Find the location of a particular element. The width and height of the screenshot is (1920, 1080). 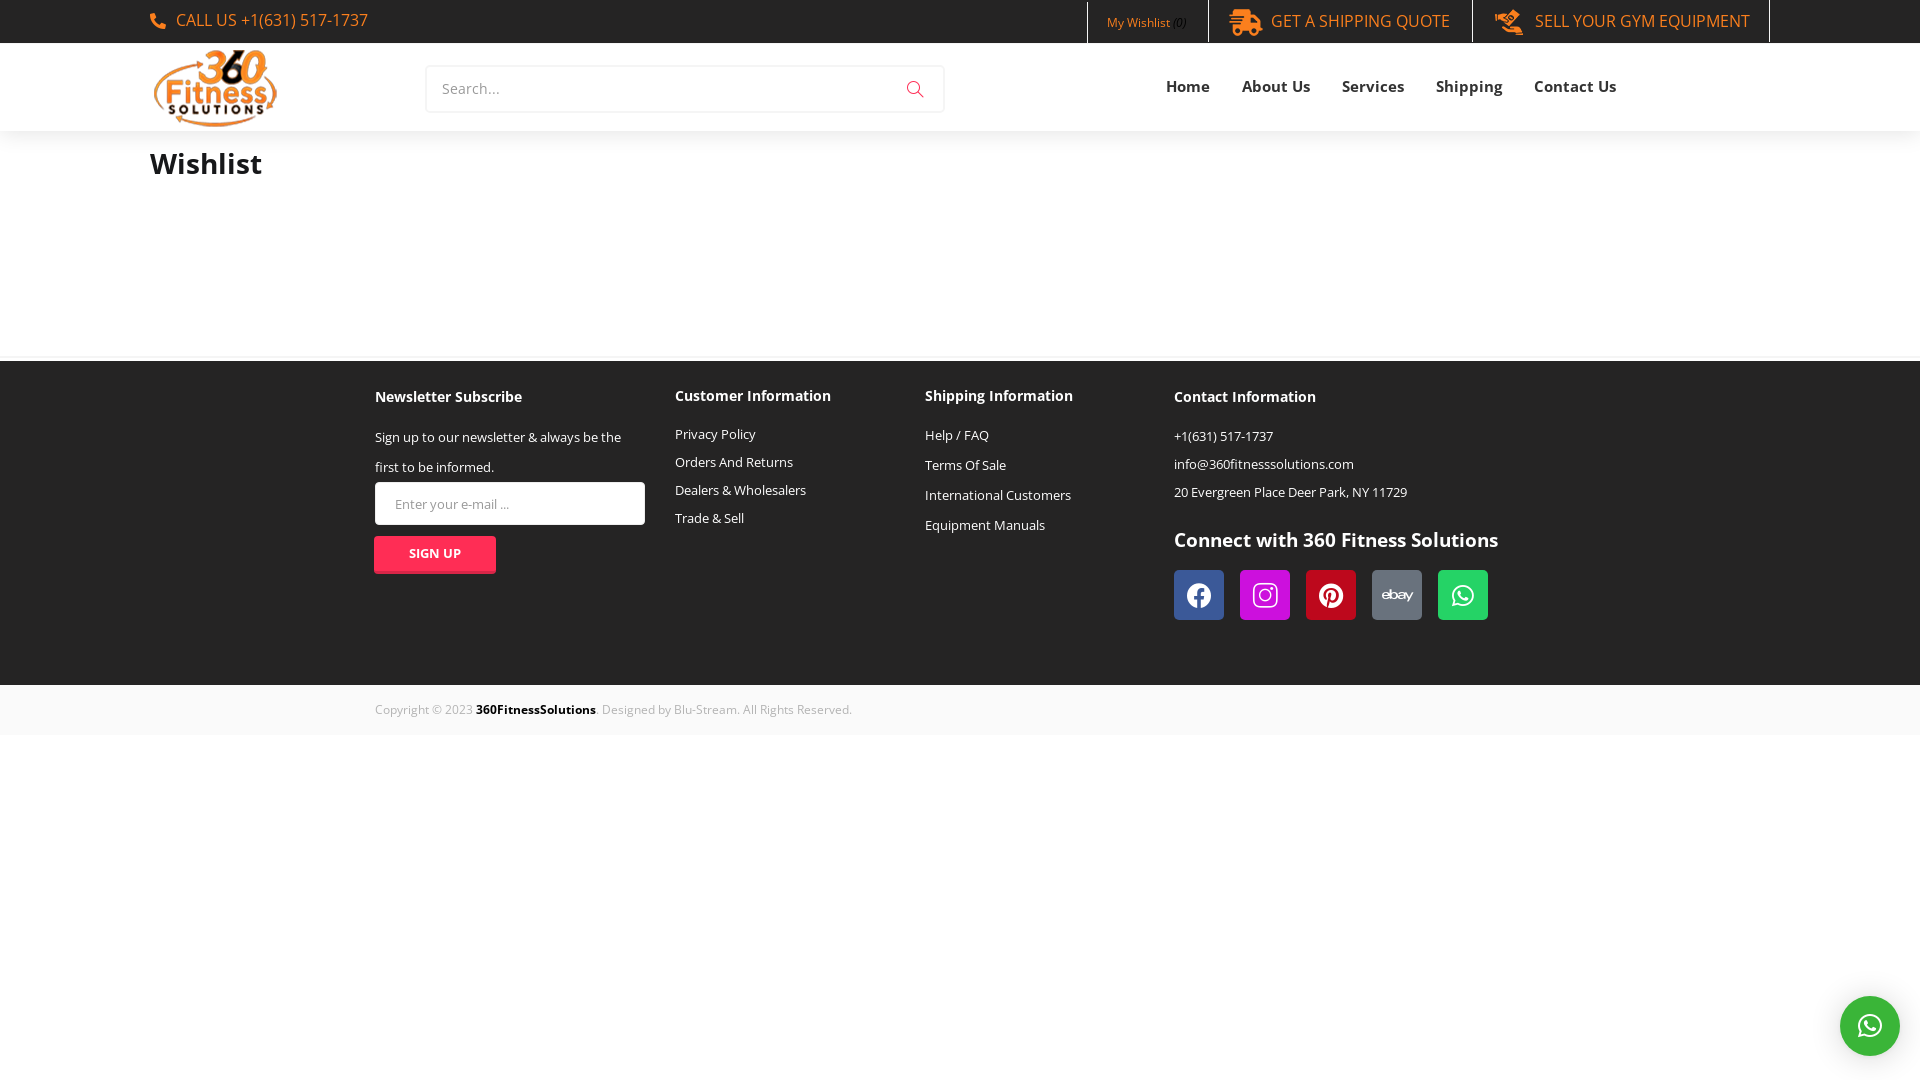

'International Customers' is located at coordinates (998, 494).